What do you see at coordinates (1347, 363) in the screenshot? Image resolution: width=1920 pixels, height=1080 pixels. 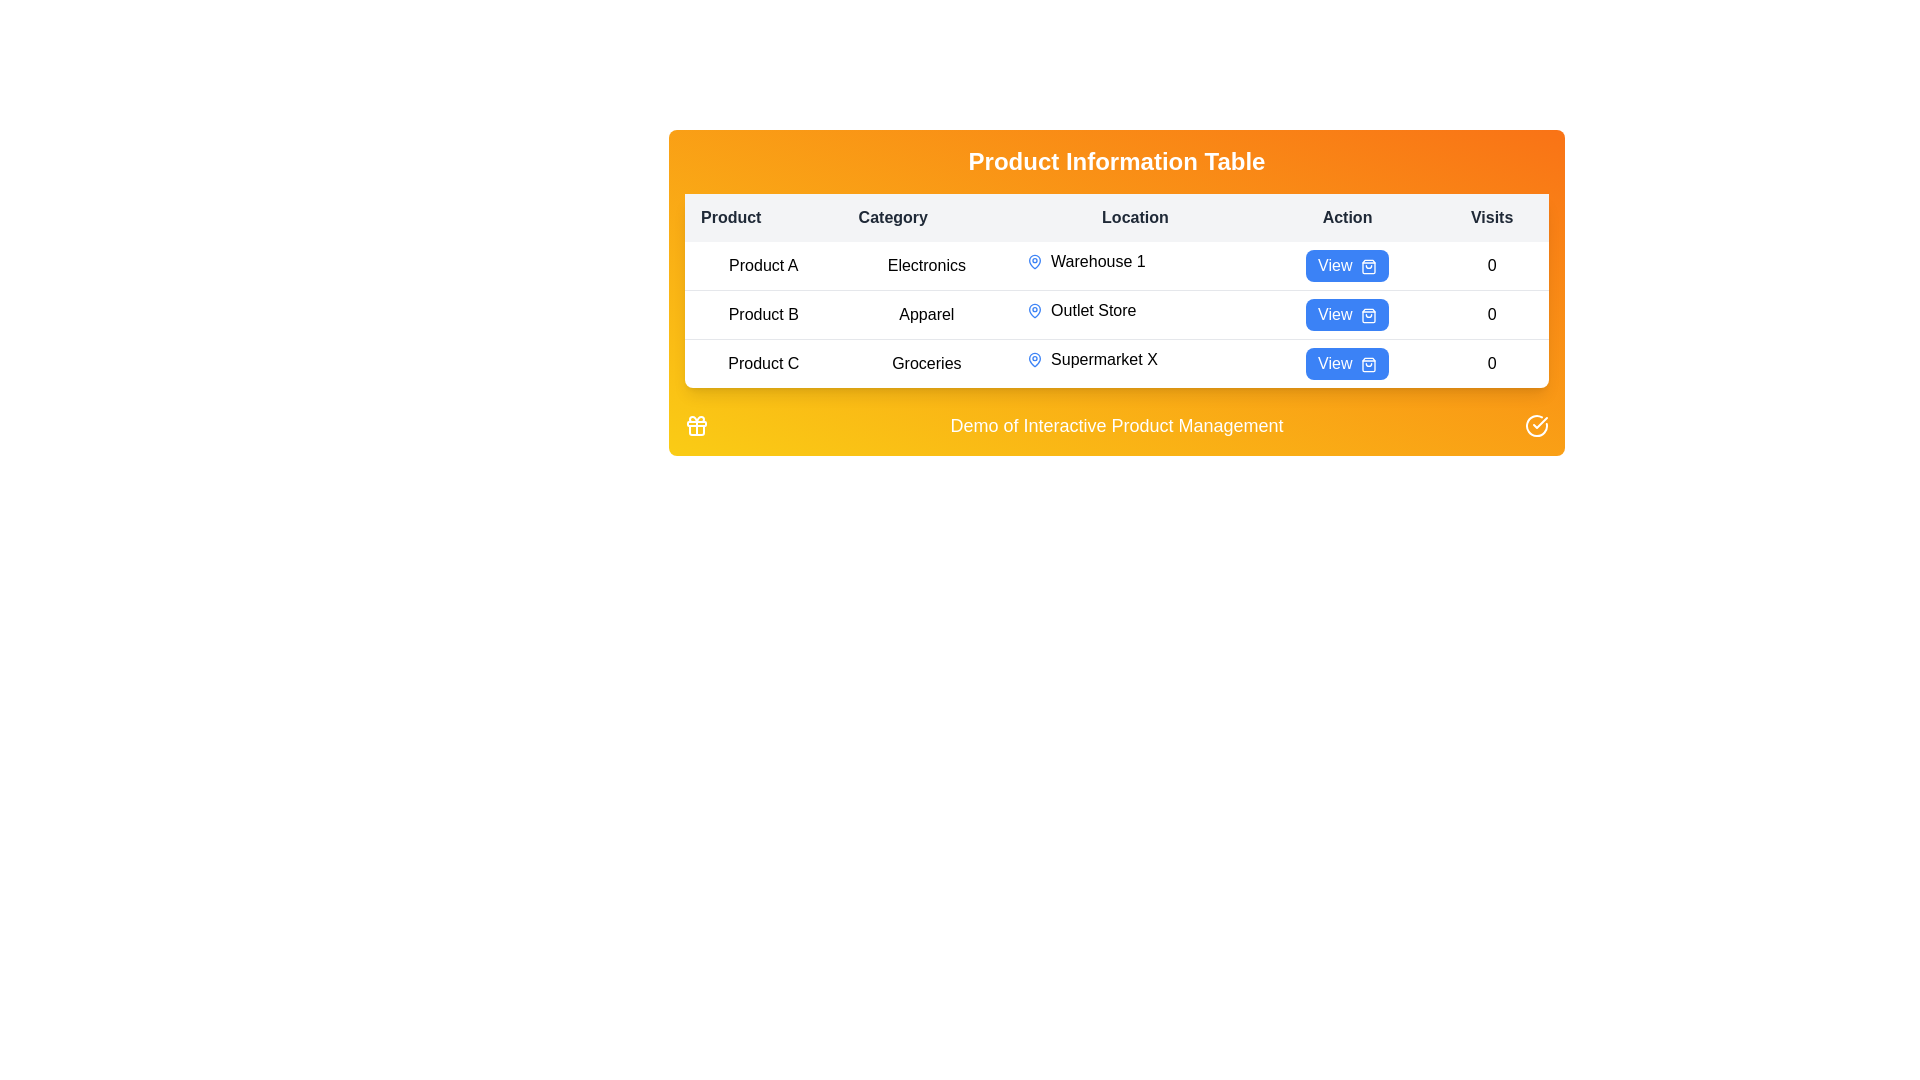 I see `the 'View' button with a bright blue background and white text located in the action column of the table's third row for 'Product C'` at bounding box center [1347, 363].